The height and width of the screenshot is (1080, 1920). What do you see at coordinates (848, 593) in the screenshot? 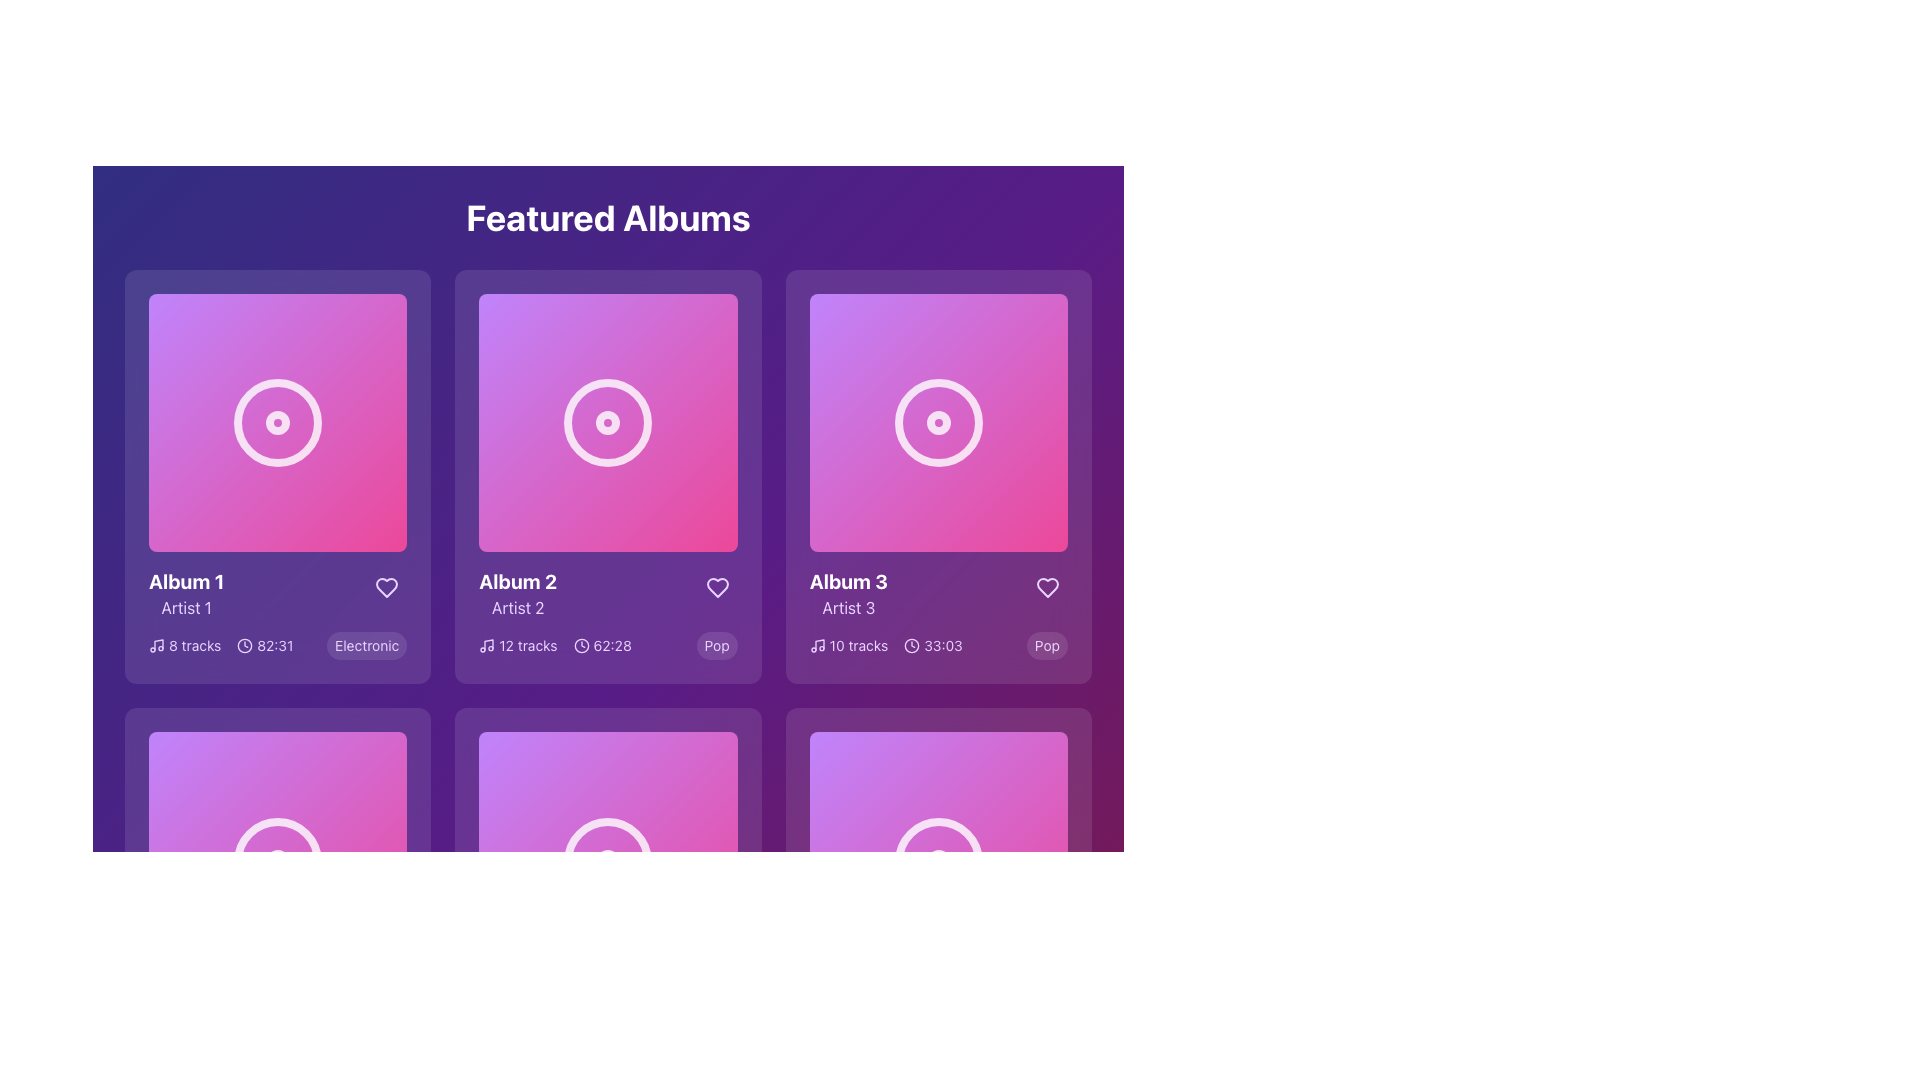
I see `text content from the text label displaying album and artist information, located in the third album block of the top row, beneath the album image` at bounding box center [848, 593].